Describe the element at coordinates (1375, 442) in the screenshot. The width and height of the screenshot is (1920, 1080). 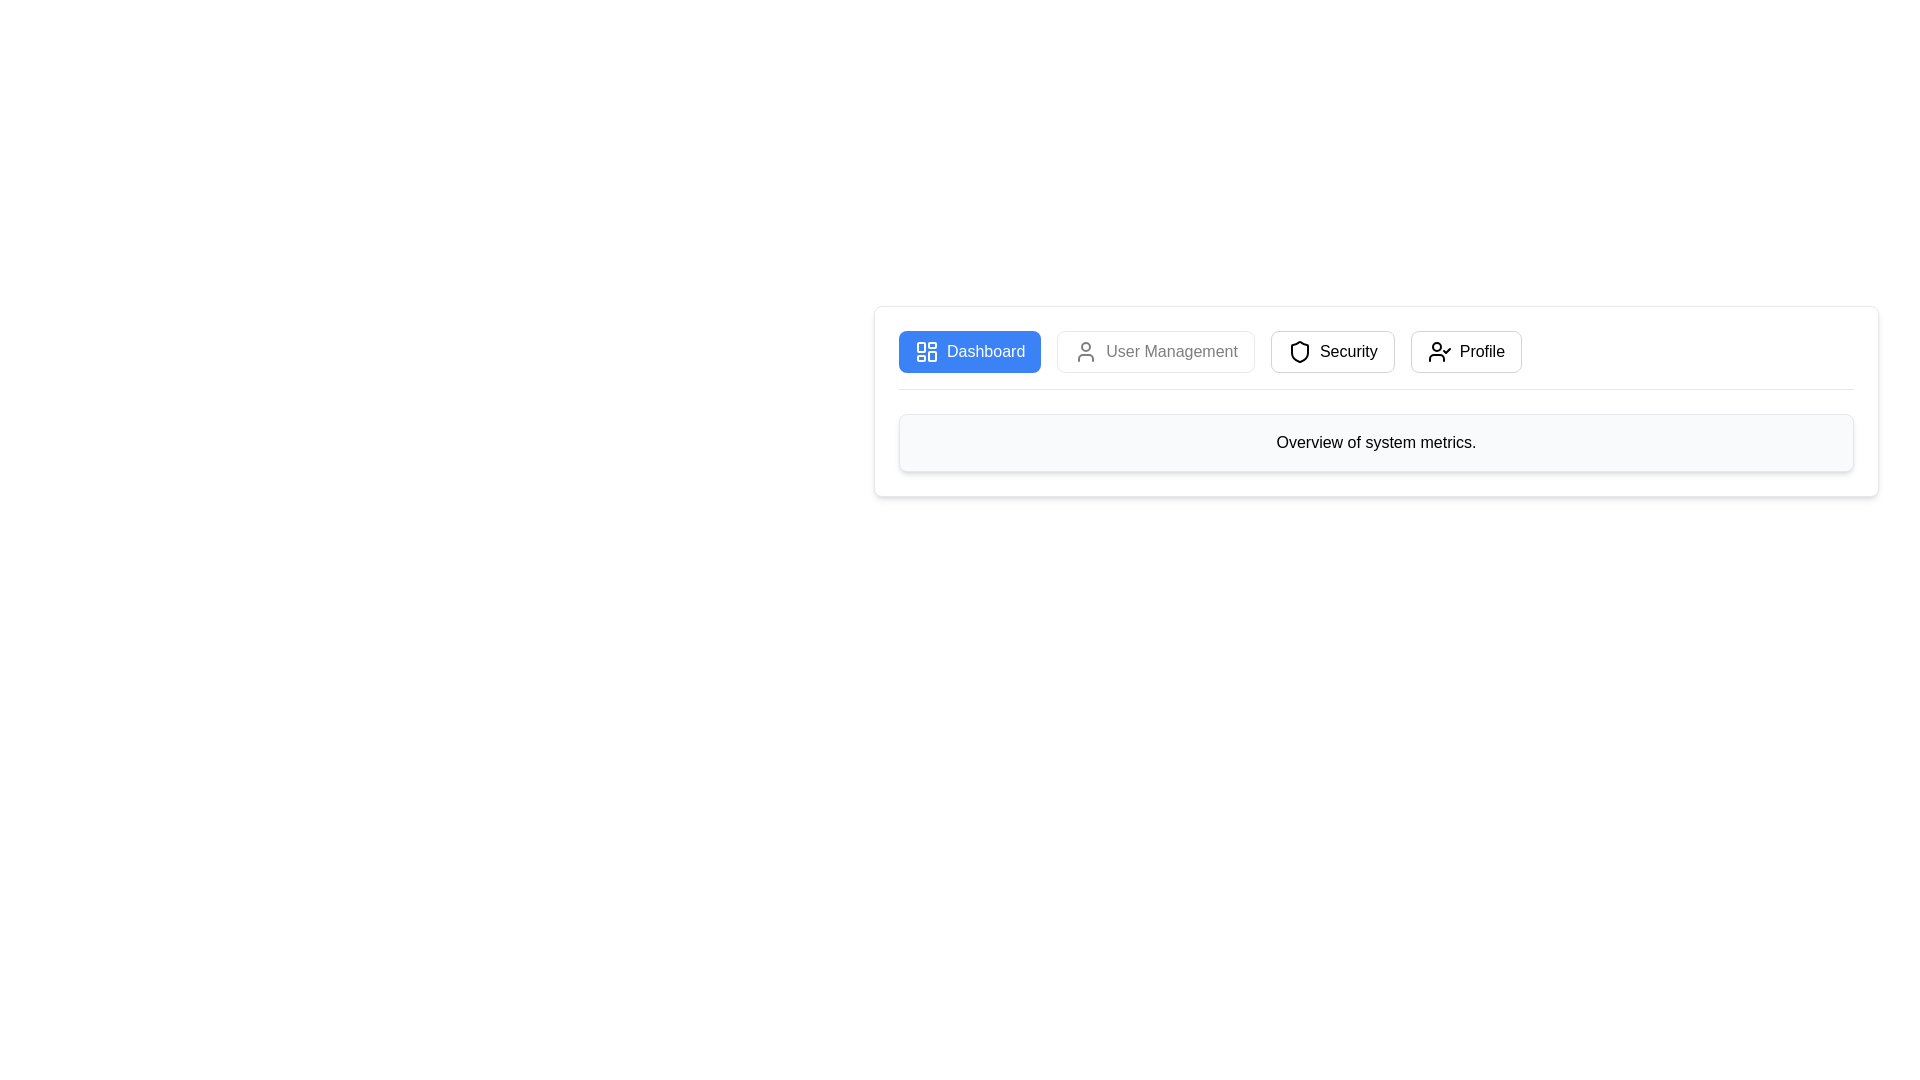
I see `the informational text box with the text 'Overview of system metrics.' which is a rectangular component with rounded corners and a light gray background` at that location.